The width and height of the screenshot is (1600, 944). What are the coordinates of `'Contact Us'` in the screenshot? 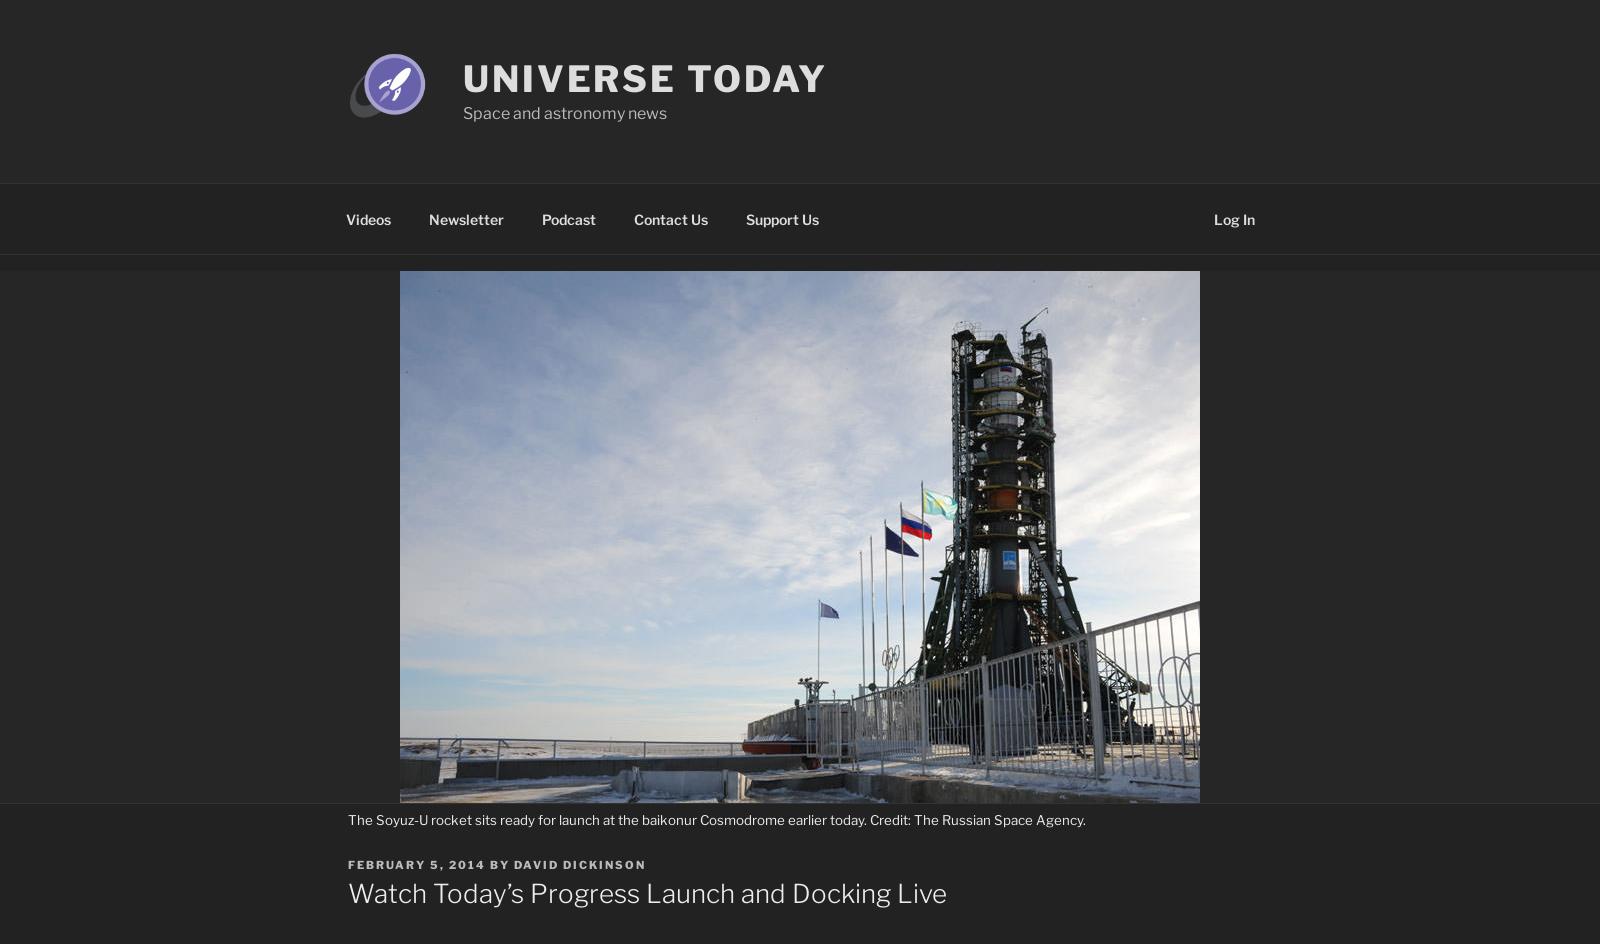 It's located at (670, 217).